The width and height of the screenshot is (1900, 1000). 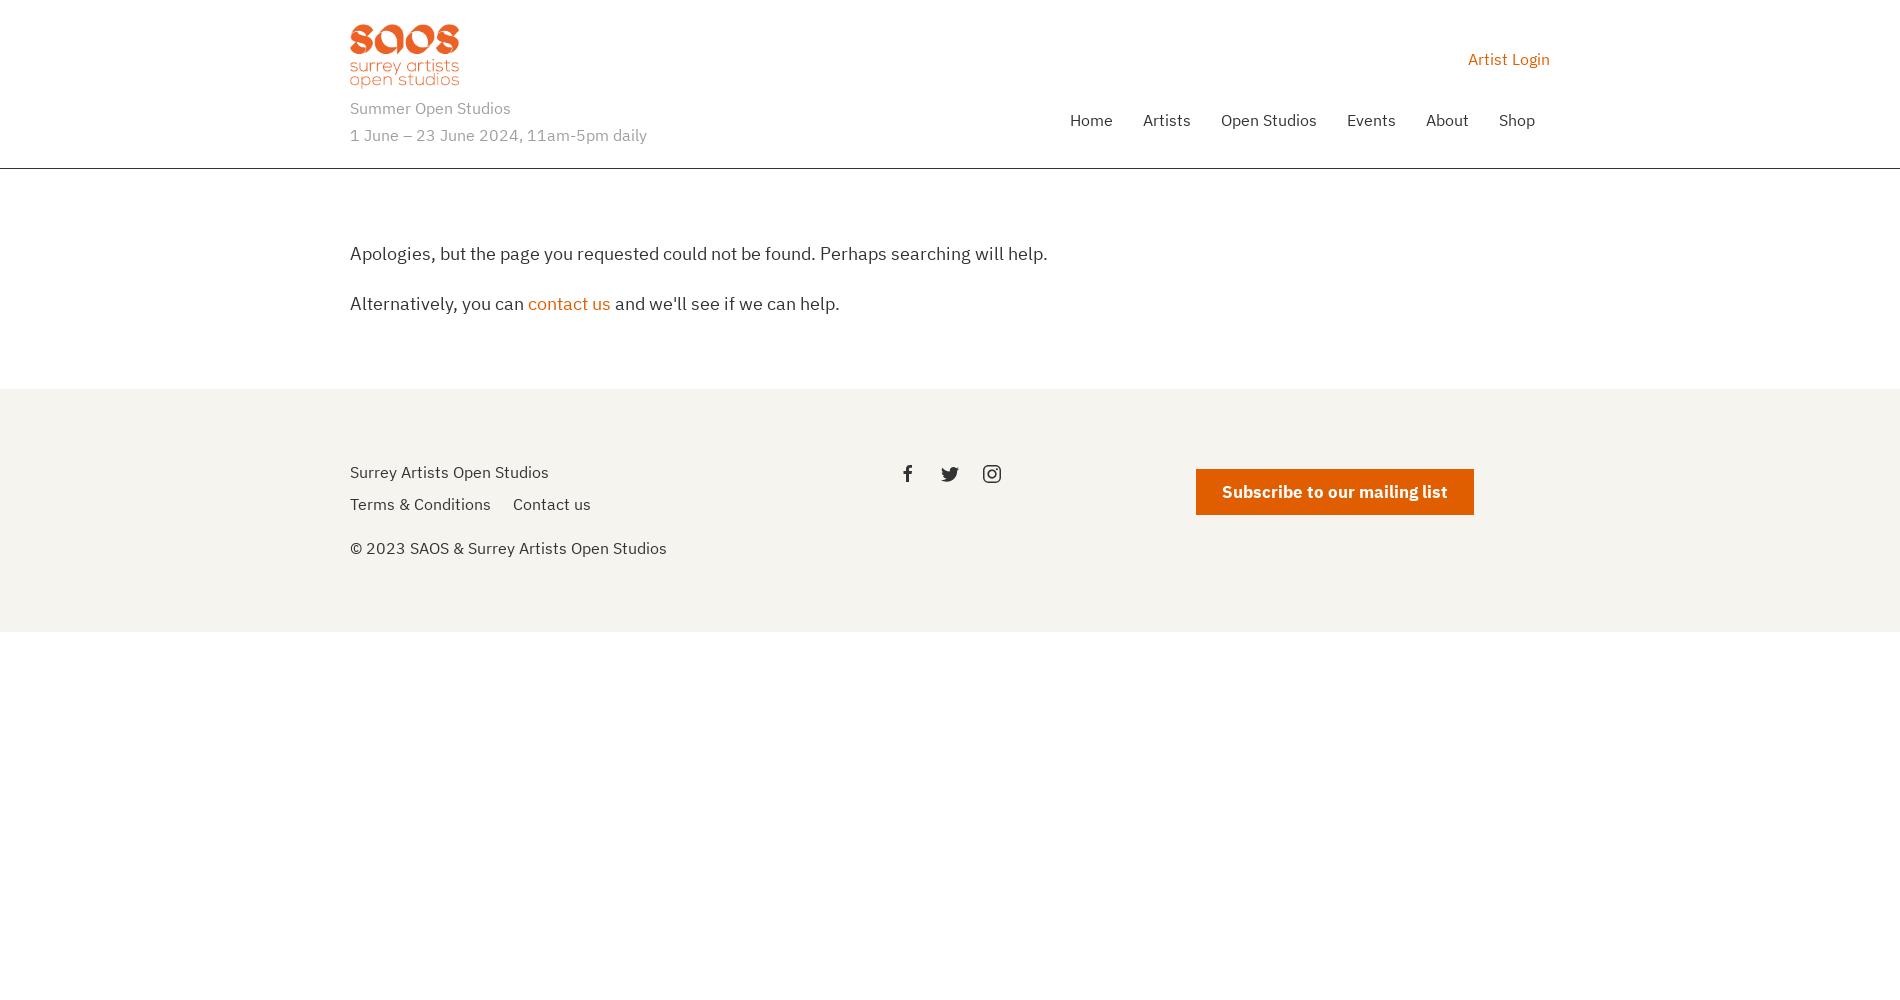 I want to click on 'contact us', so click(x=569, y=303).